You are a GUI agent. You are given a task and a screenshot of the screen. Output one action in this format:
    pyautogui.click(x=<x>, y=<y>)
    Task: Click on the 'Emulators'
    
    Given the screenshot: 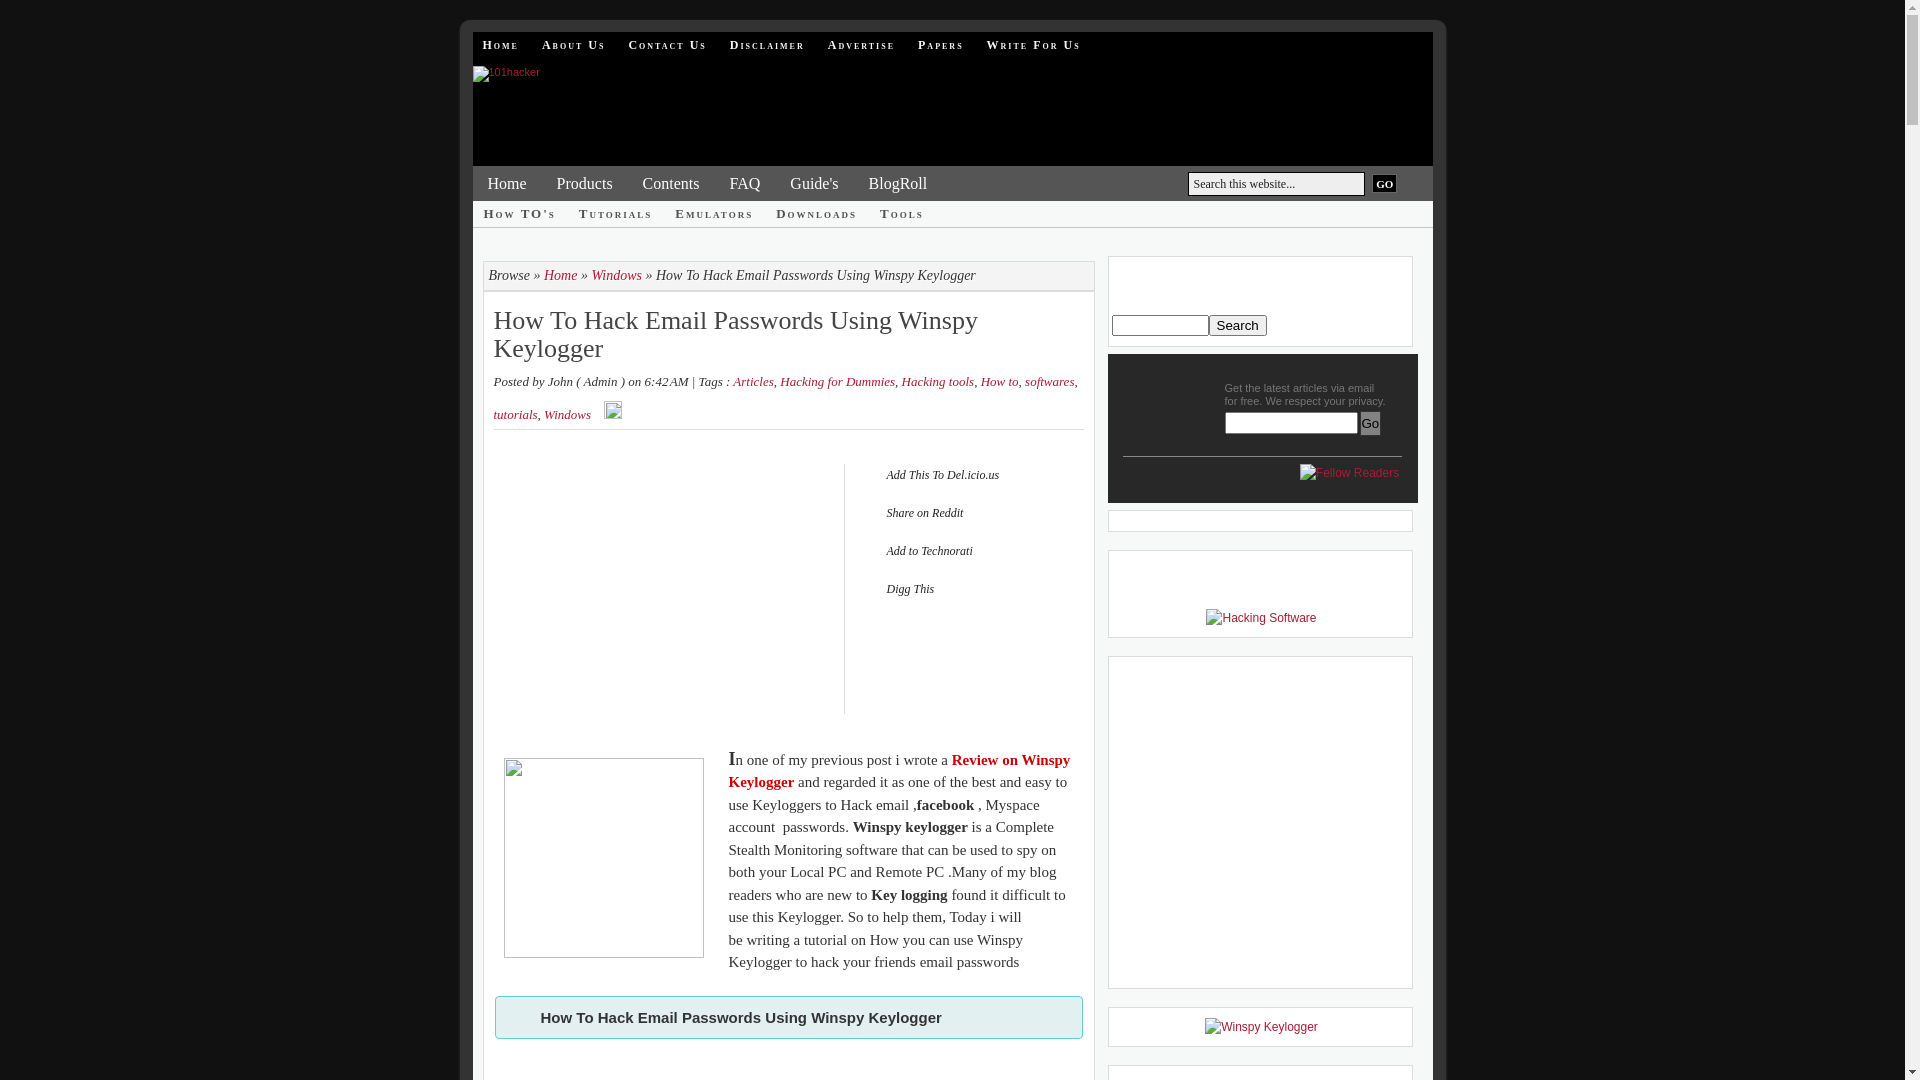 What is the action you would take?
    pyautogui.click(x=714, y=213)
    